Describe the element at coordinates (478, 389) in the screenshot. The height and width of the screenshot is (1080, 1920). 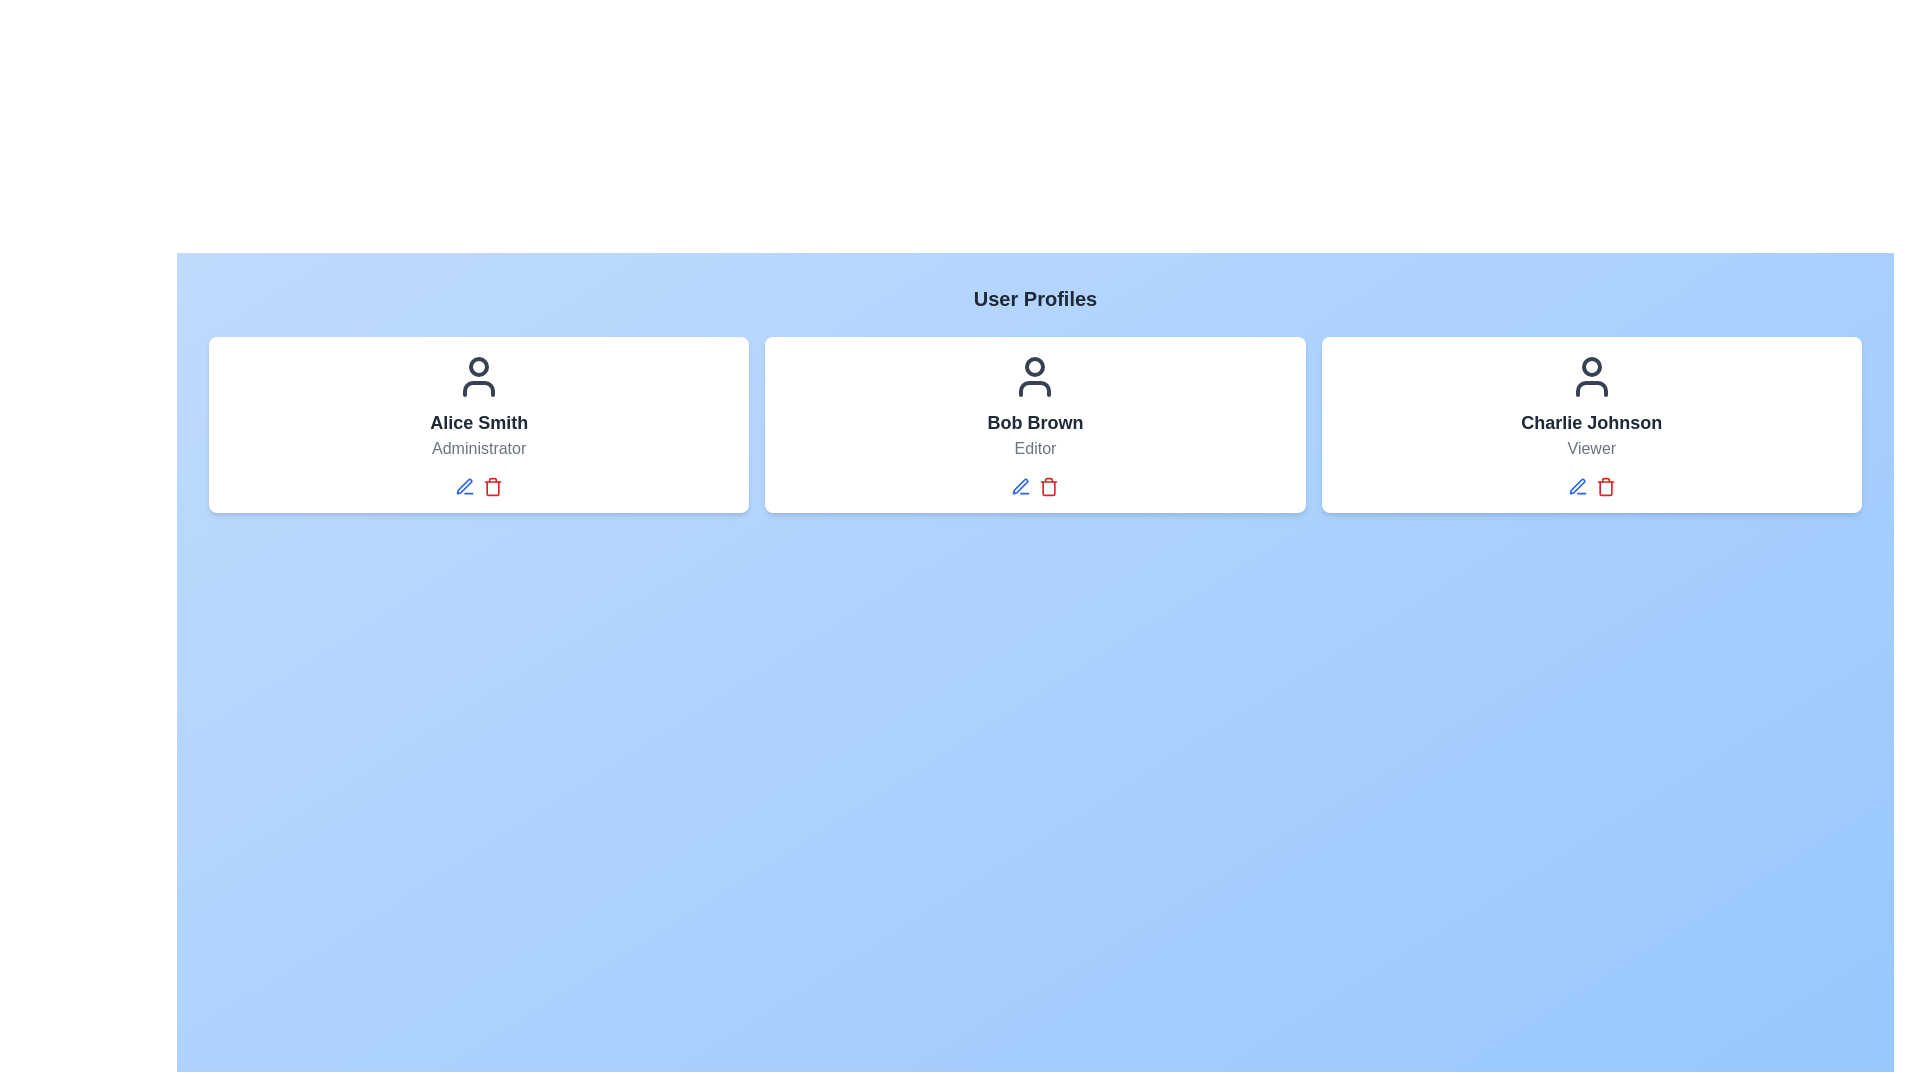
I see `the user avatar icon in the profile card of 'Alice Smith', which is located below the circular head icon` at that location.